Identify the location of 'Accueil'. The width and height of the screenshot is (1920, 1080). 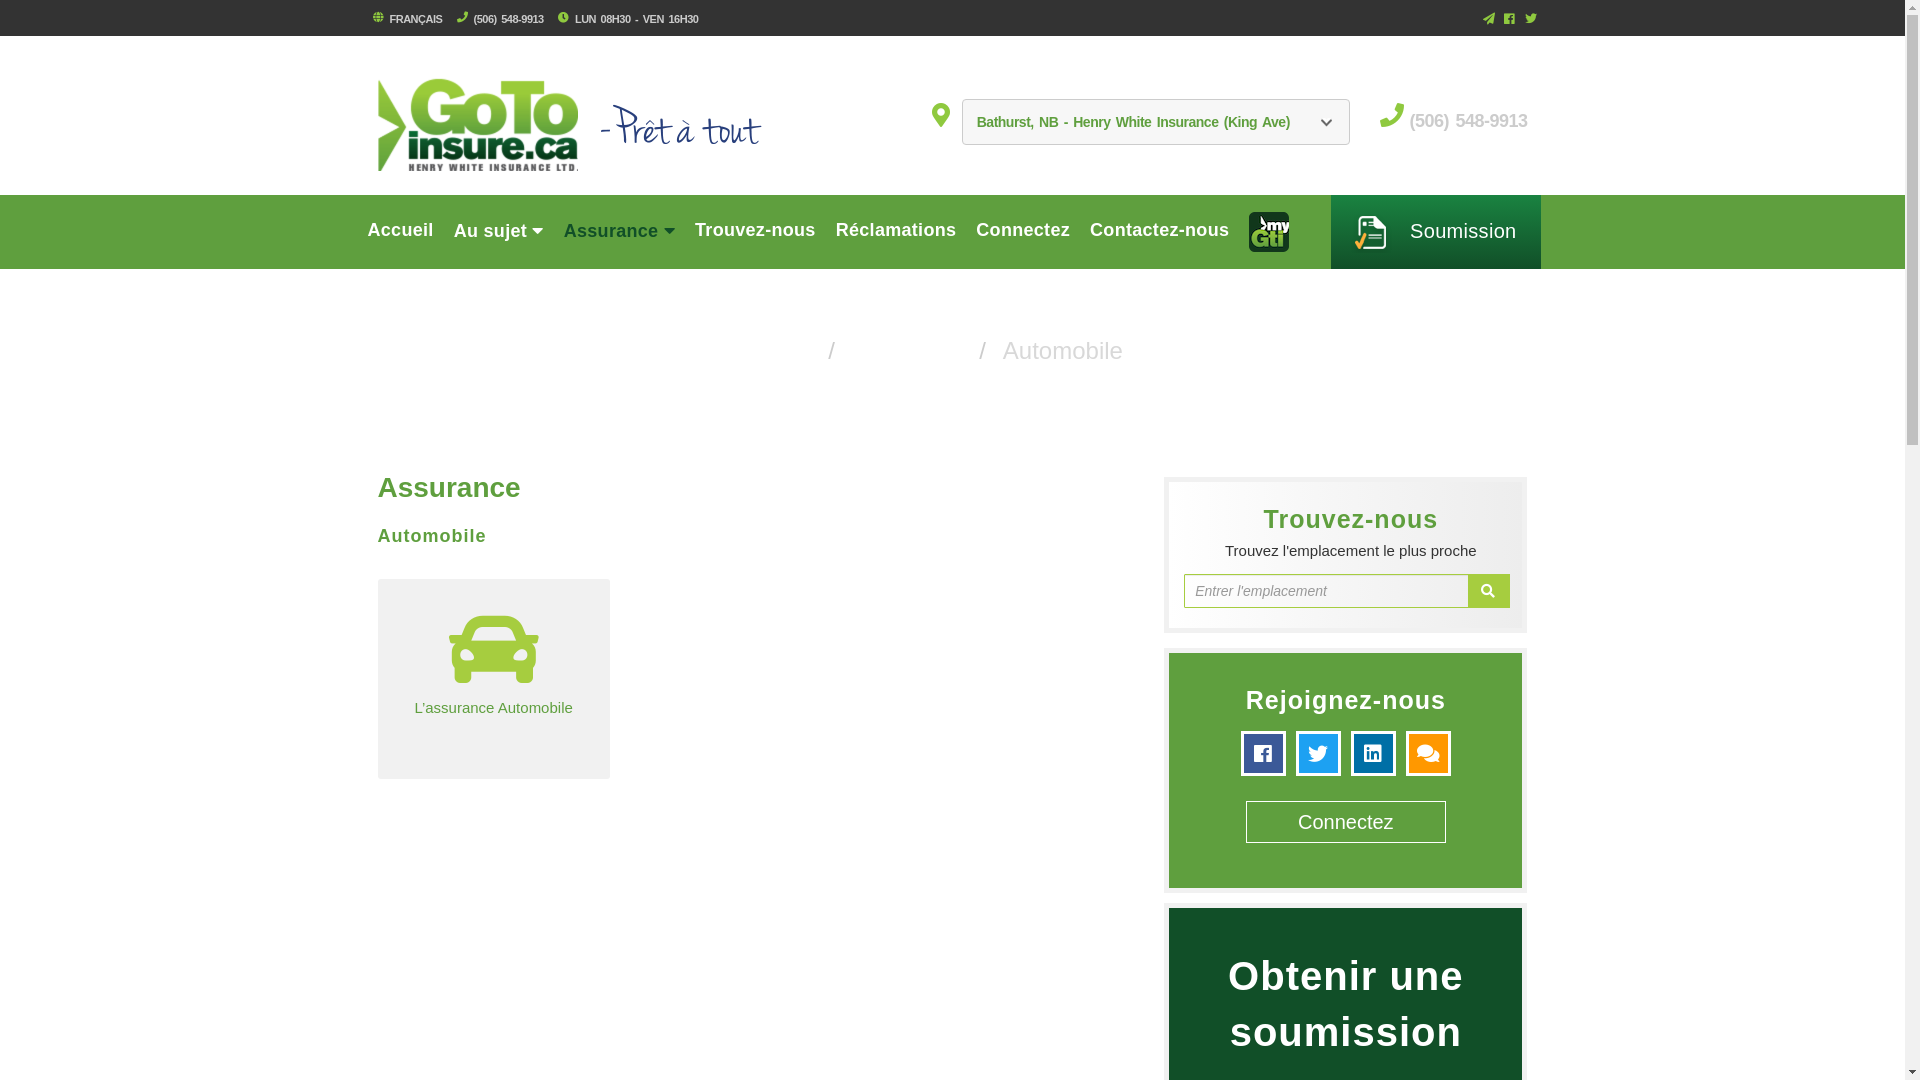
(400, 229).